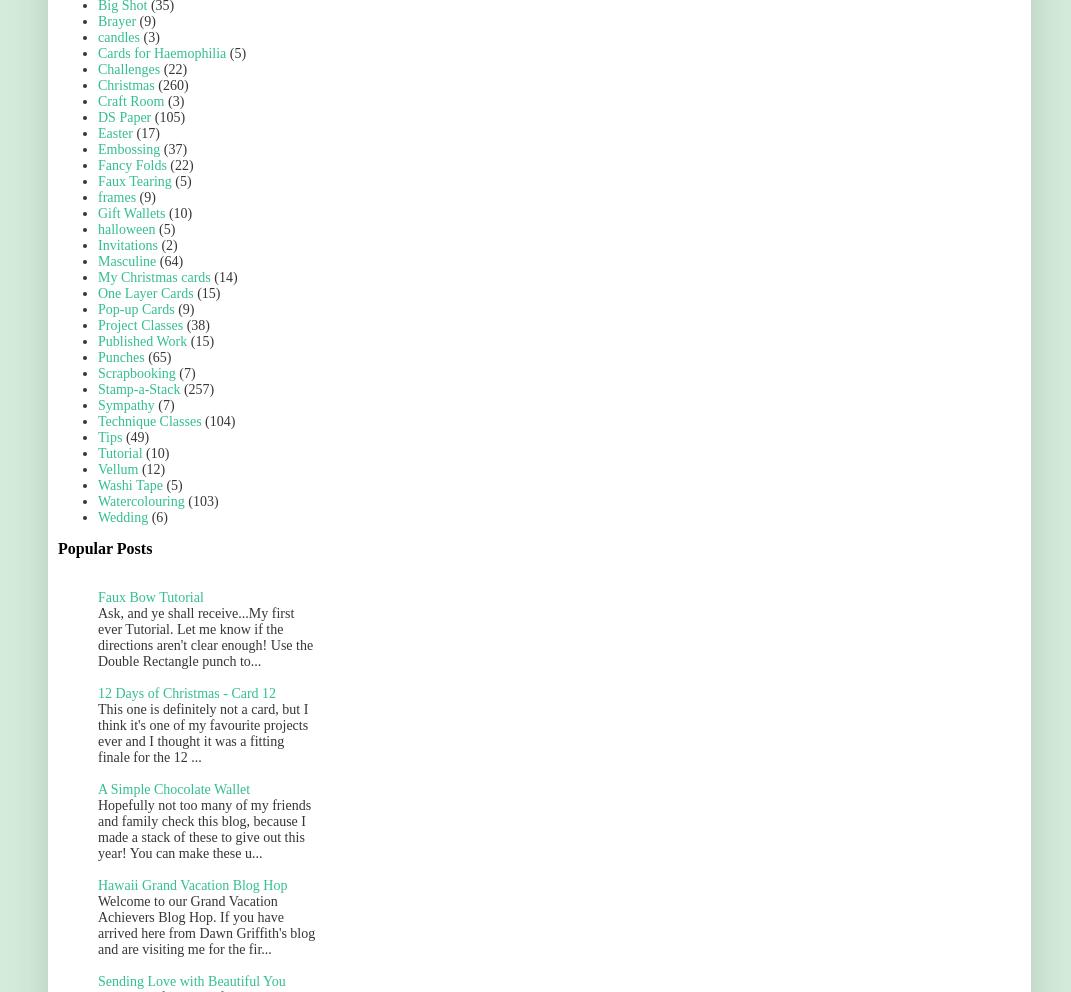 This screenshot has width=1071, height=992. I want to click on 'Christmas', so click(125, 84).